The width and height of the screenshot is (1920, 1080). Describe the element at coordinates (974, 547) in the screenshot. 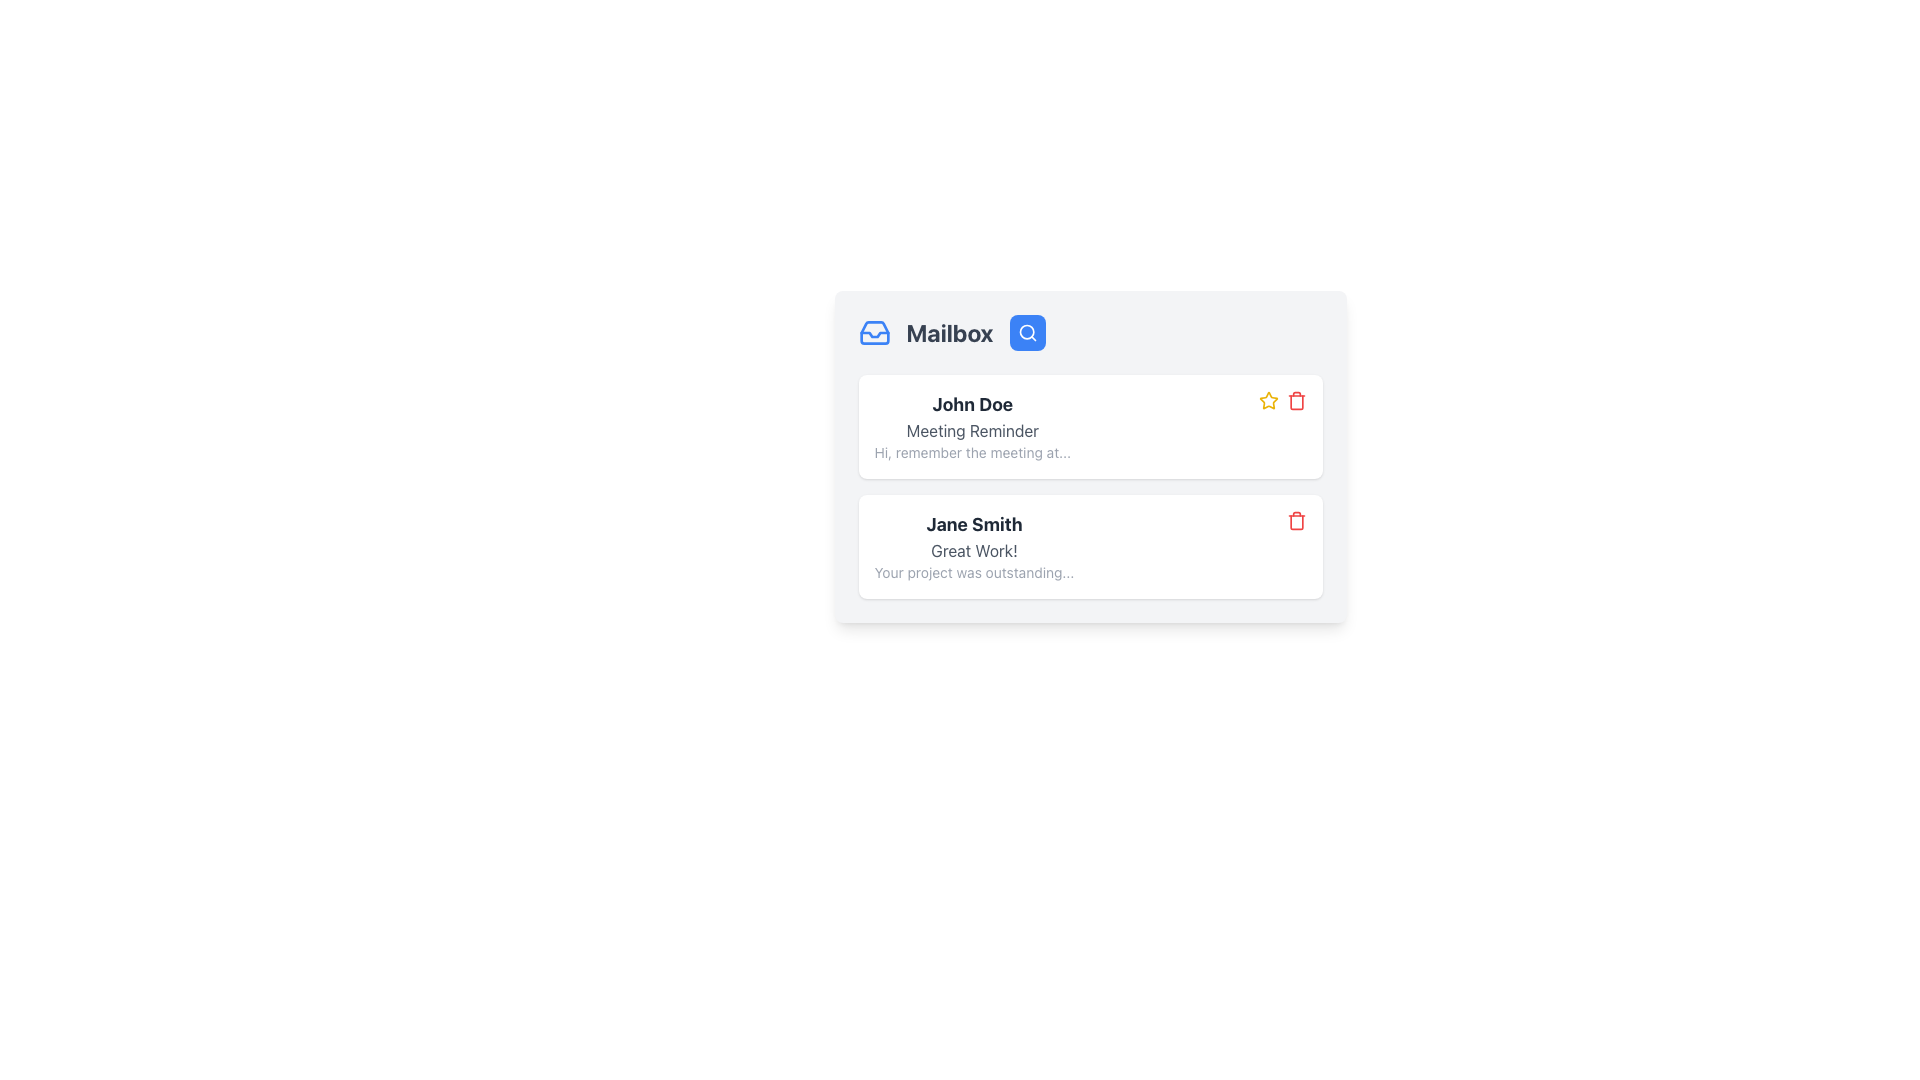

I see `the text content block displaying user-related information located in the second card of the vertical list` at that location.